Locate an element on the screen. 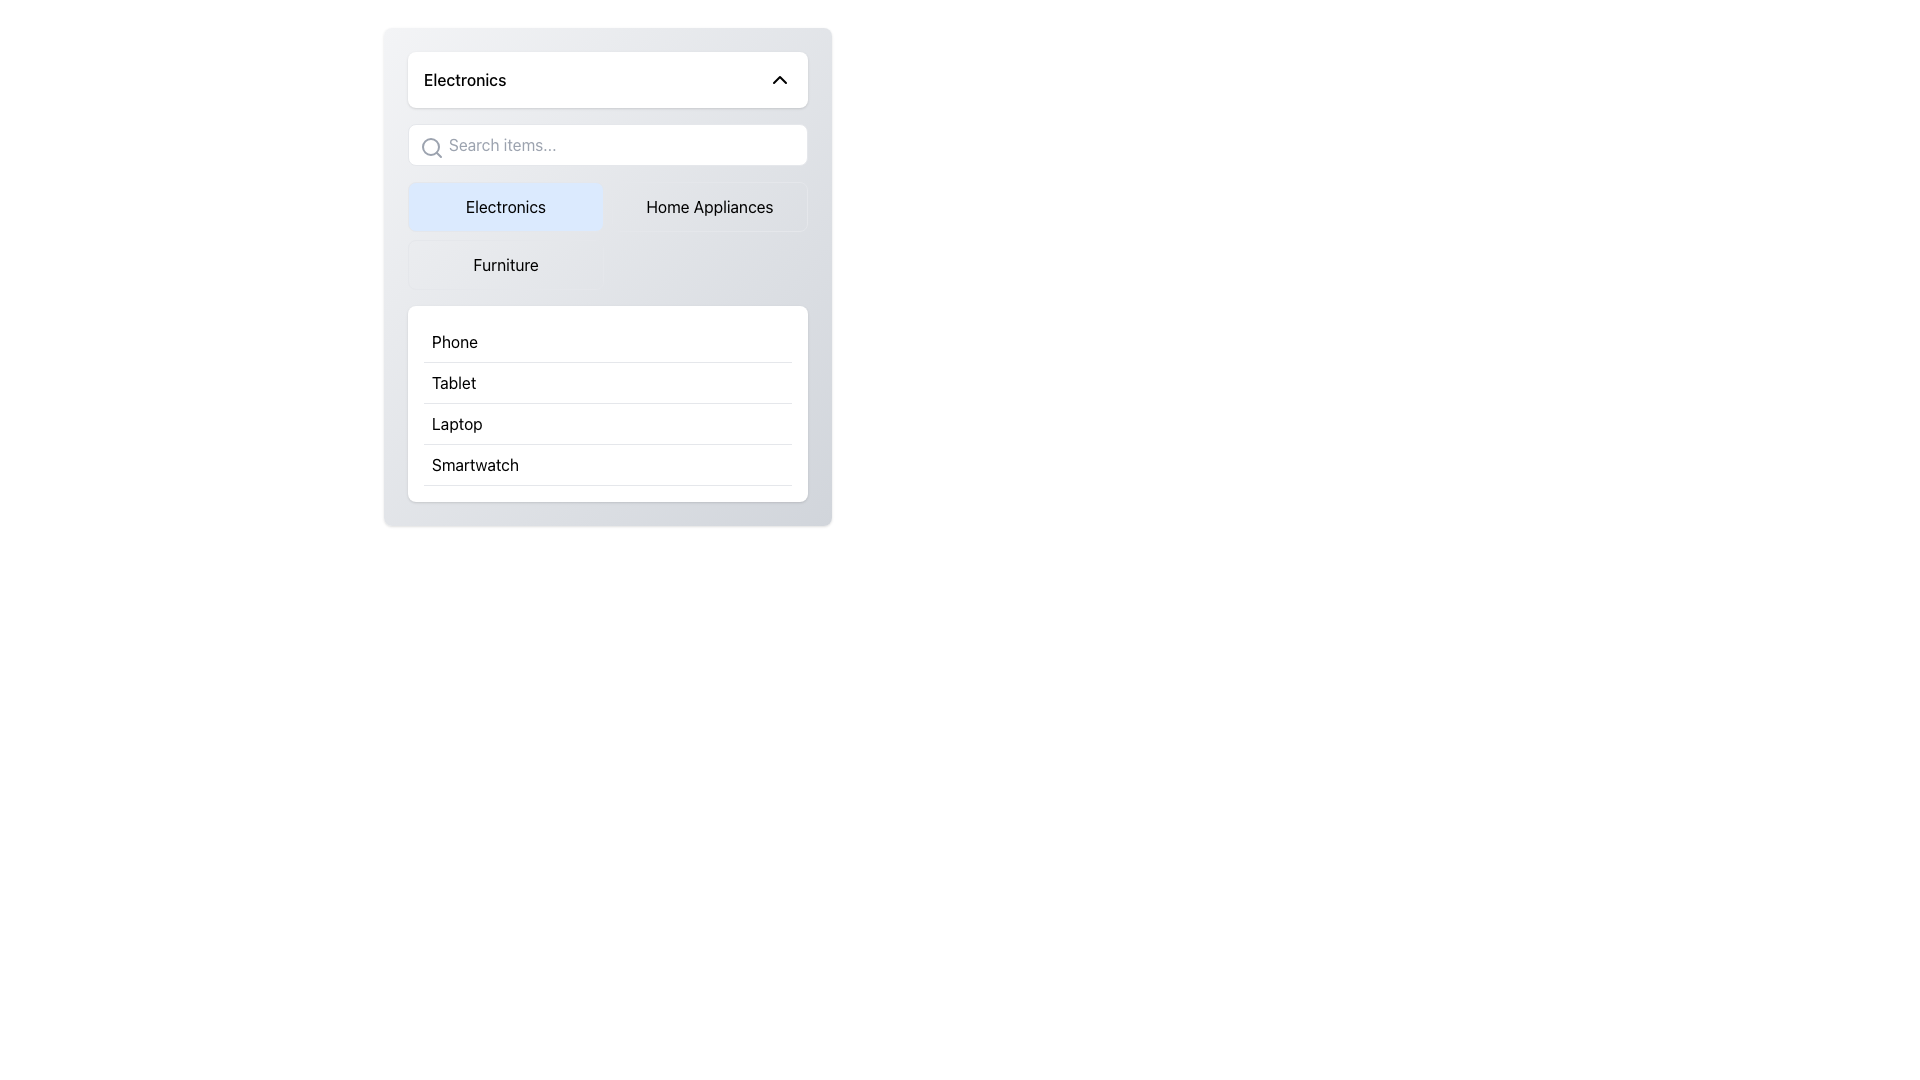  the electronics category options in the dropdown menu located below the 'Electronics' header is located at coordinates (607, 312).